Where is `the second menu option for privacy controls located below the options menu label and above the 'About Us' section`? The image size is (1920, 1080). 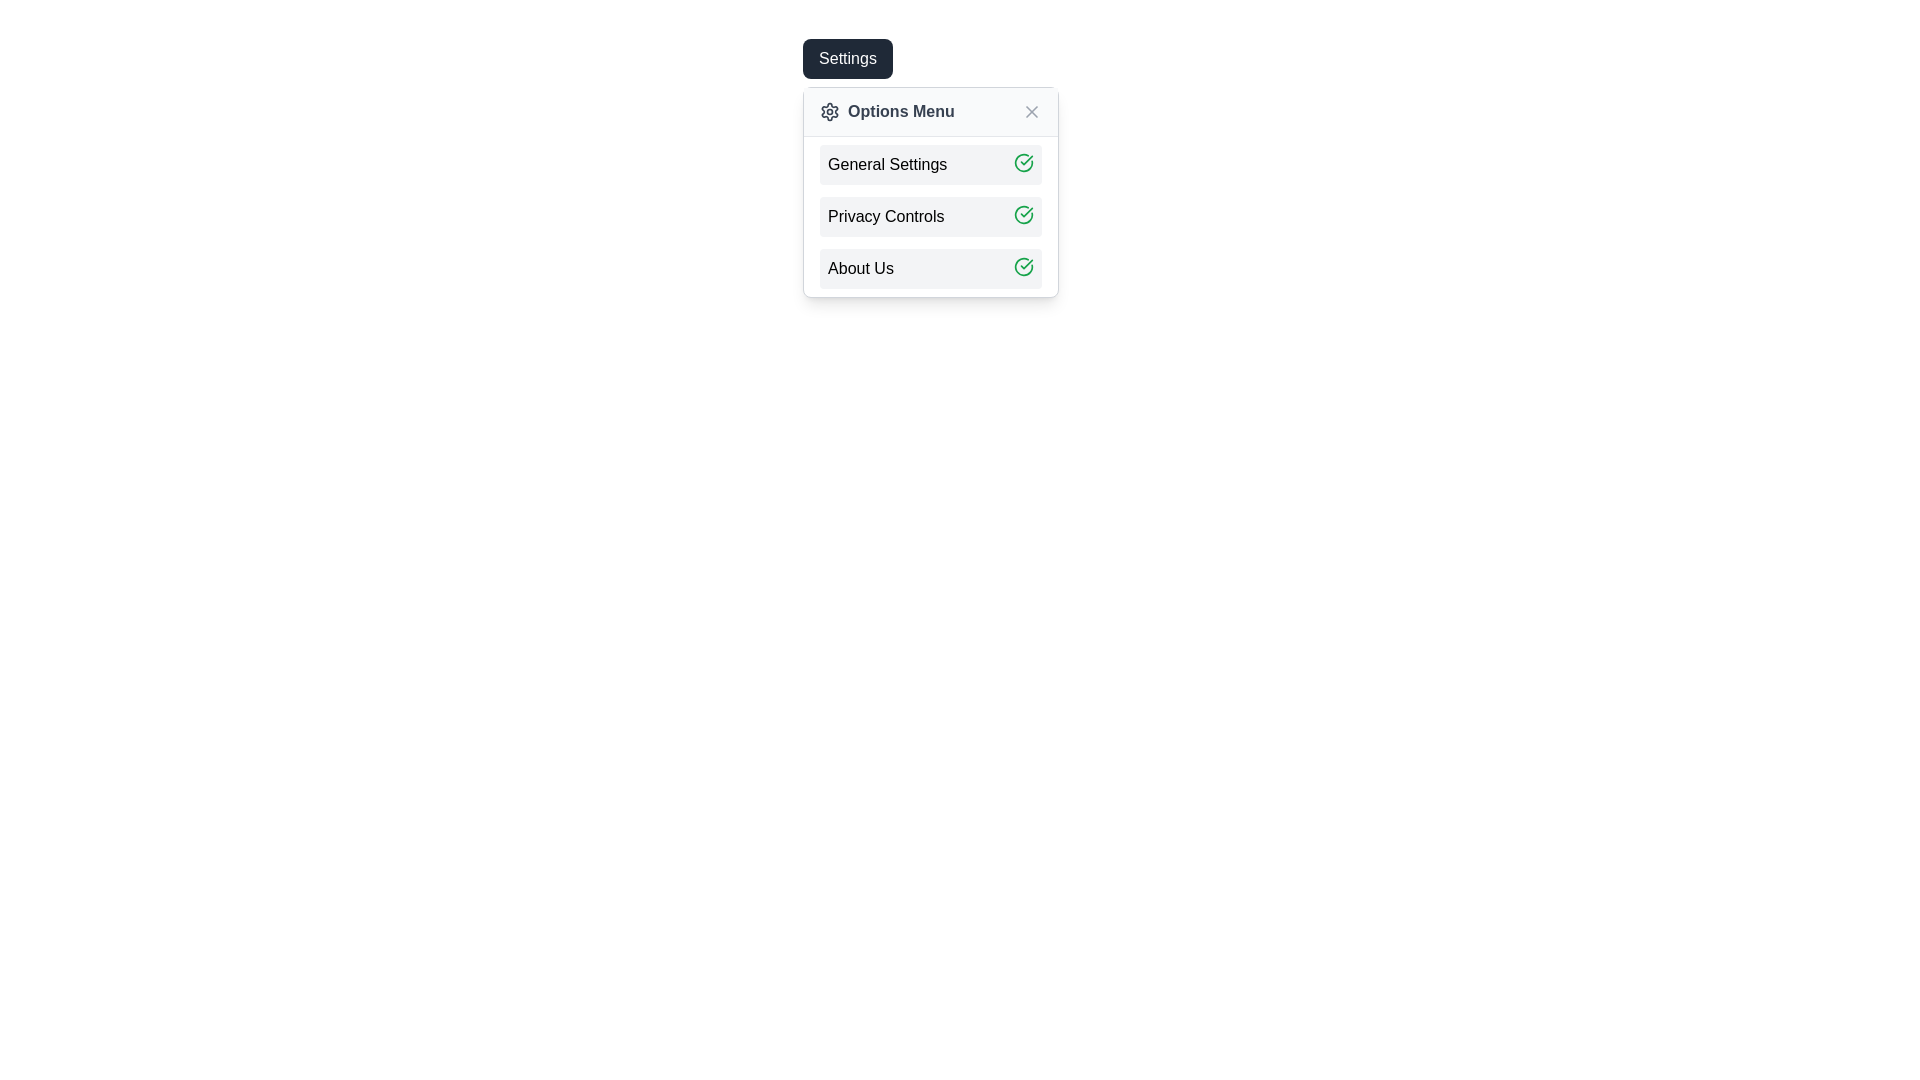
the second menu option for privacy controls located below the options menu label and above the 'About Us' section is located at coordinates (930, 216).